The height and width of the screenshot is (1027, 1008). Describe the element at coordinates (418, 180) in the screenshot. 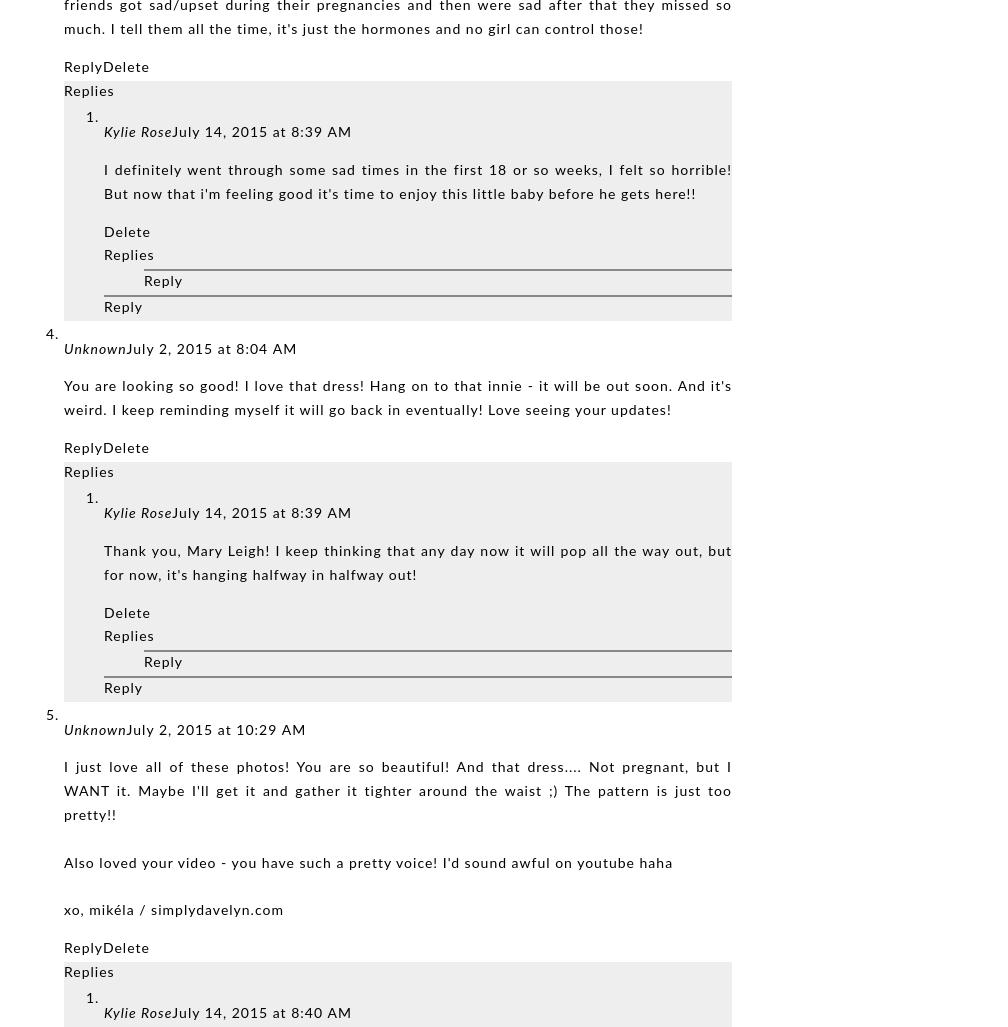

I see `'I definitely went through some sad times in the first 18 or so weeks, I felt so horrible! But now that i'm feeling good it's time to enjoy this little baby before he gets here!!'` at that location.